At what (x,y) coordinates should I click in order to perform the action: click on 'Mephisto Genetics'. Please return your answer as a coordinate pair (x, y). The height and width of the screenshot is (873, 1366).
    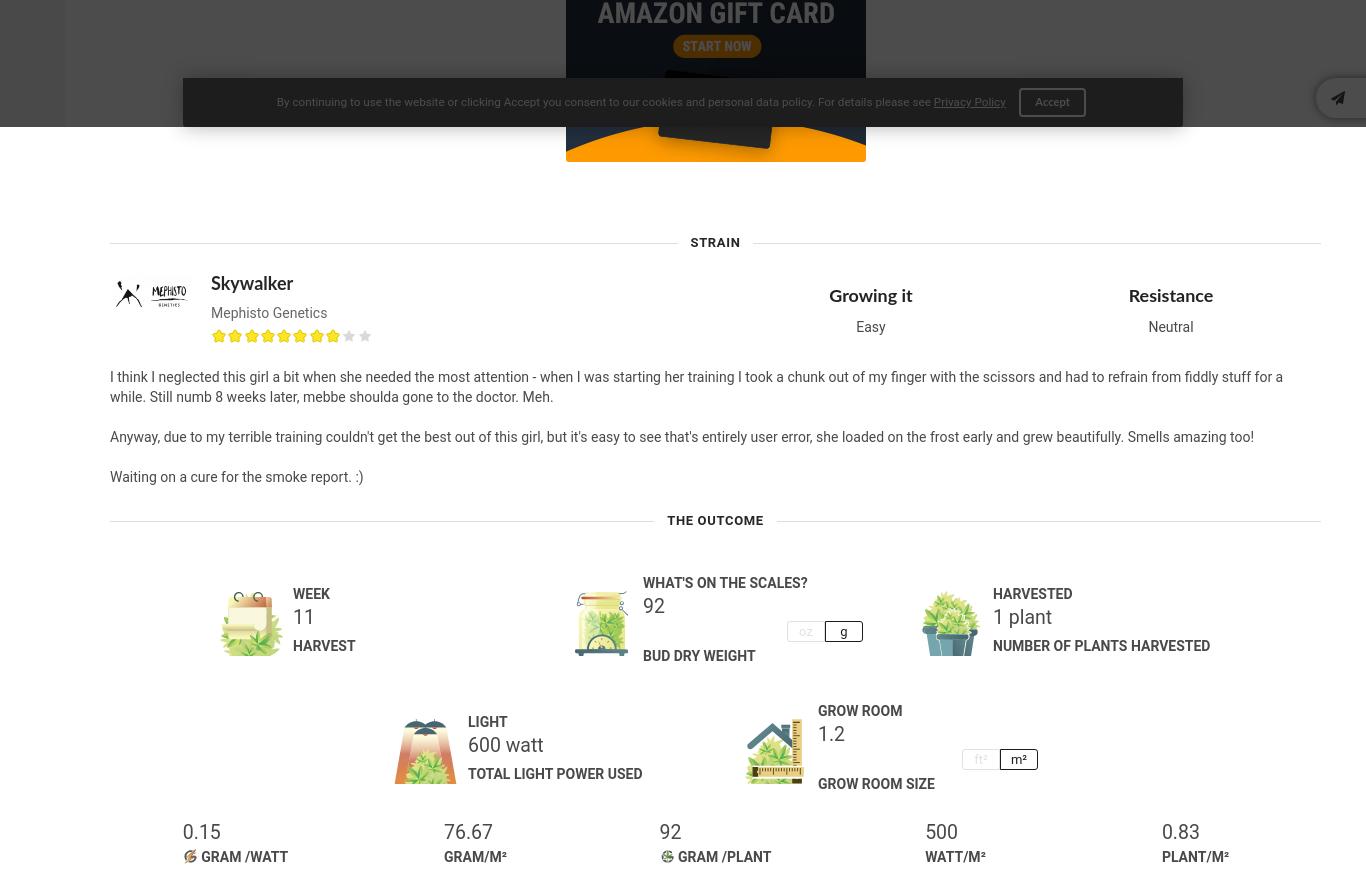
    Looking at the image, I should click on (268, 312).